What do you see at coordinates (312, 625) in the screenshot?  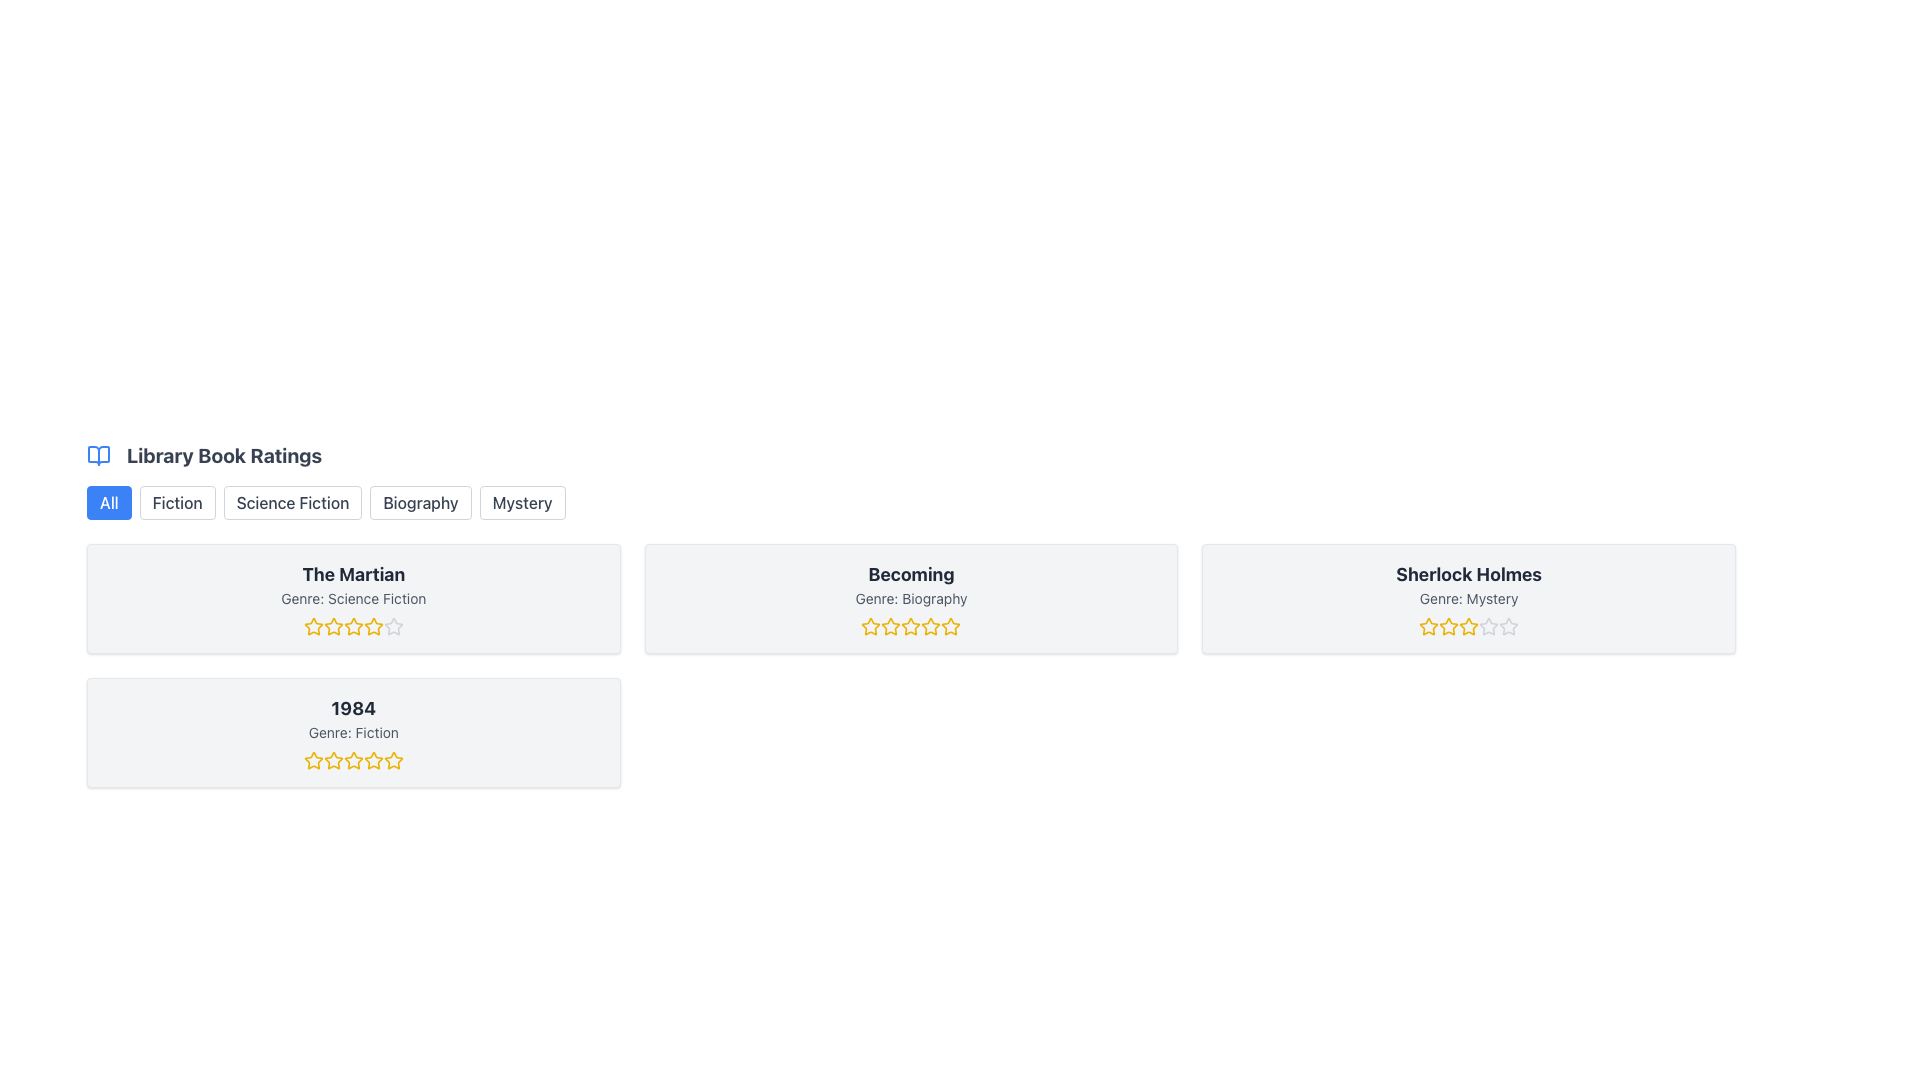 I see `keyboard navigation` at bounding box center [312, 625].